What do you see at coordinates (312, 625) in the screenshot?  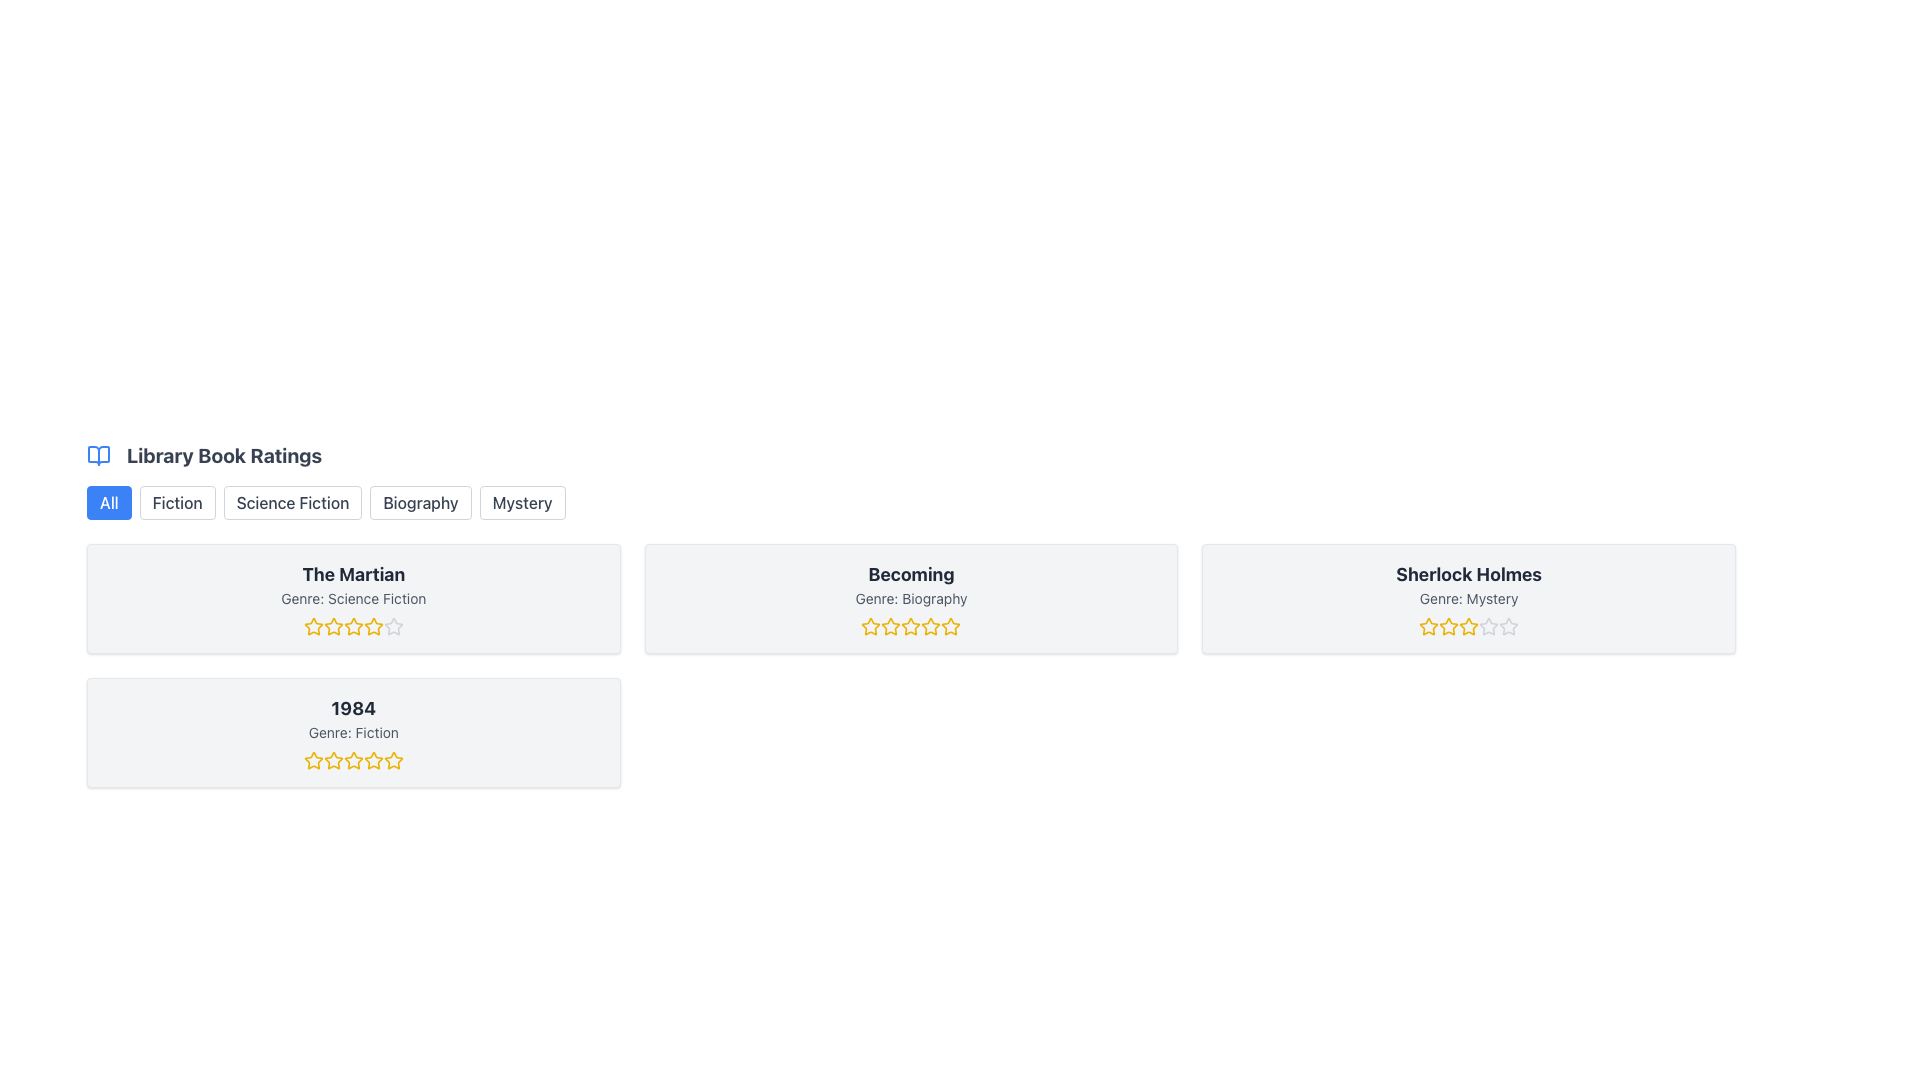 I see `keyboard navigation` at bounding box center [312, 625].